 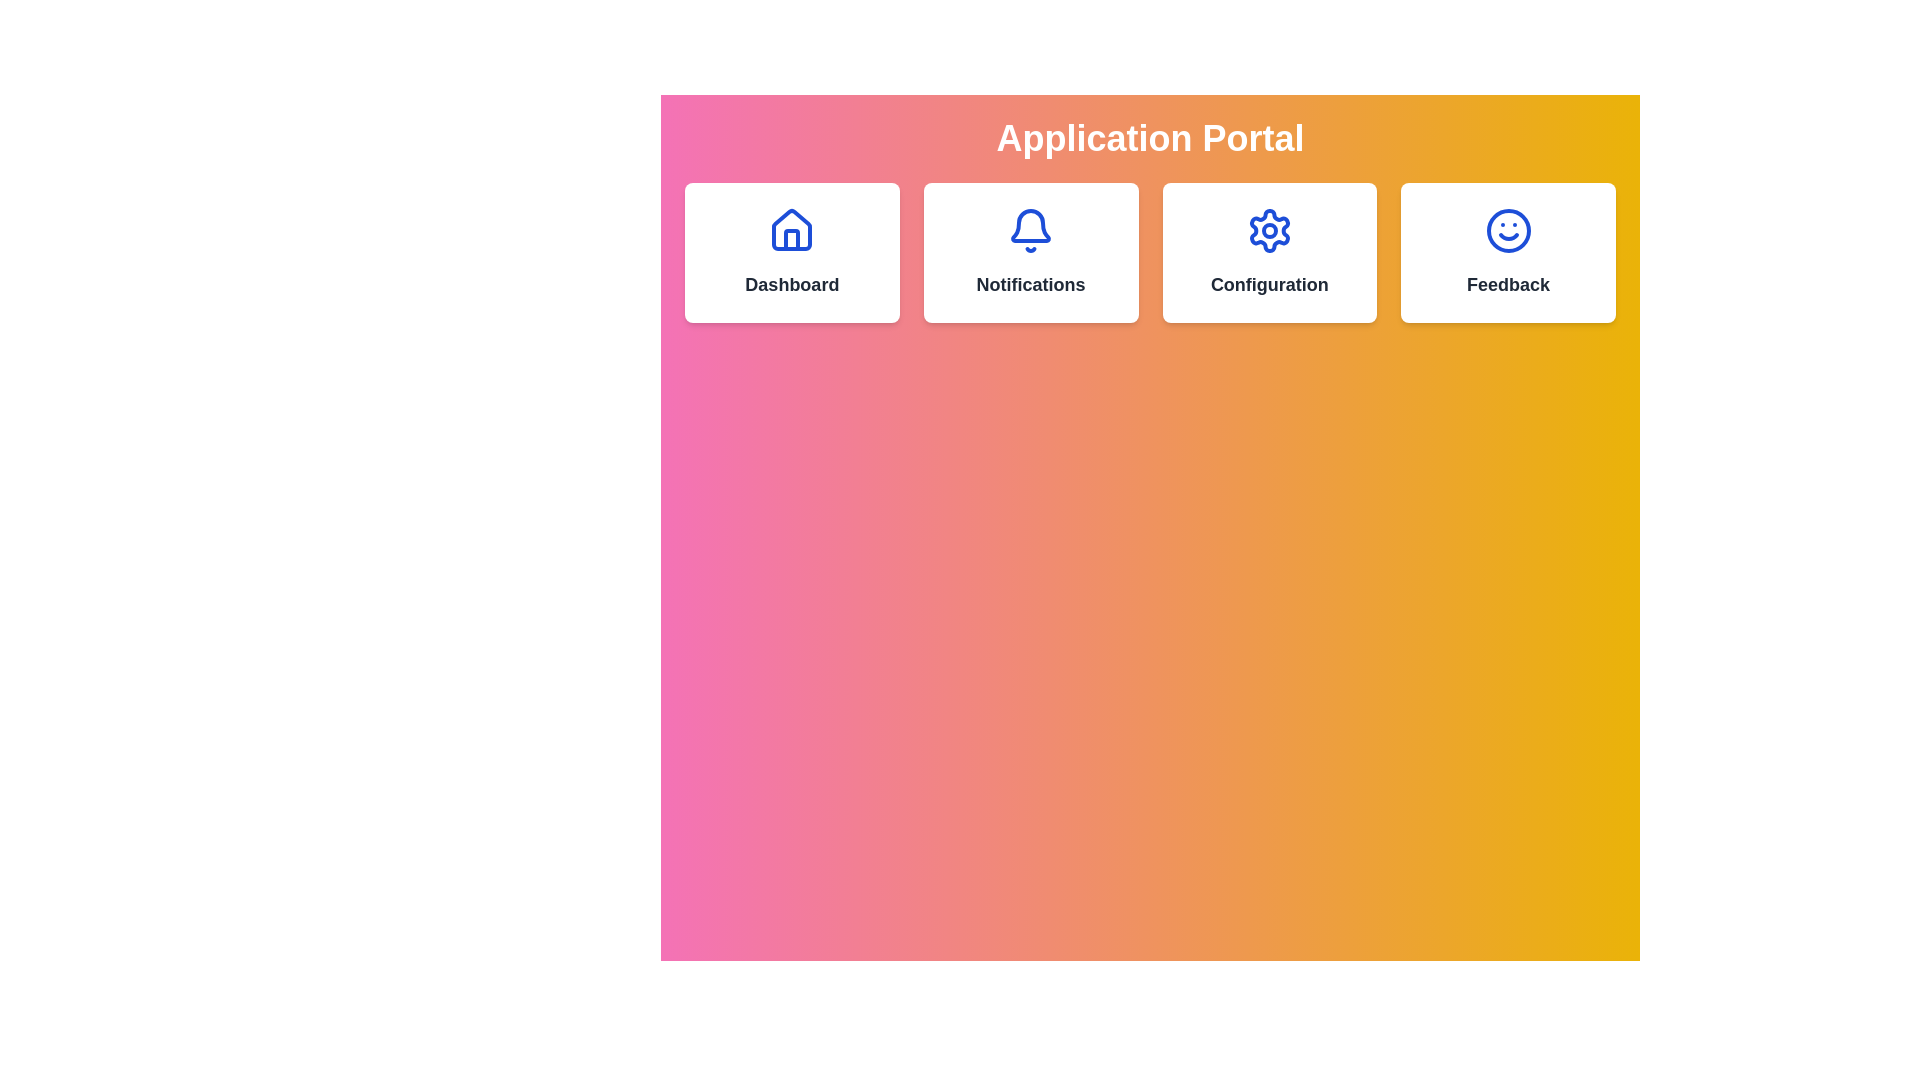 I want to click on the smiley face icon with blue-colored outlines located near the top-center of the Feedback card, which is the last card in a row of four cards, so click(x=1508, y=230).